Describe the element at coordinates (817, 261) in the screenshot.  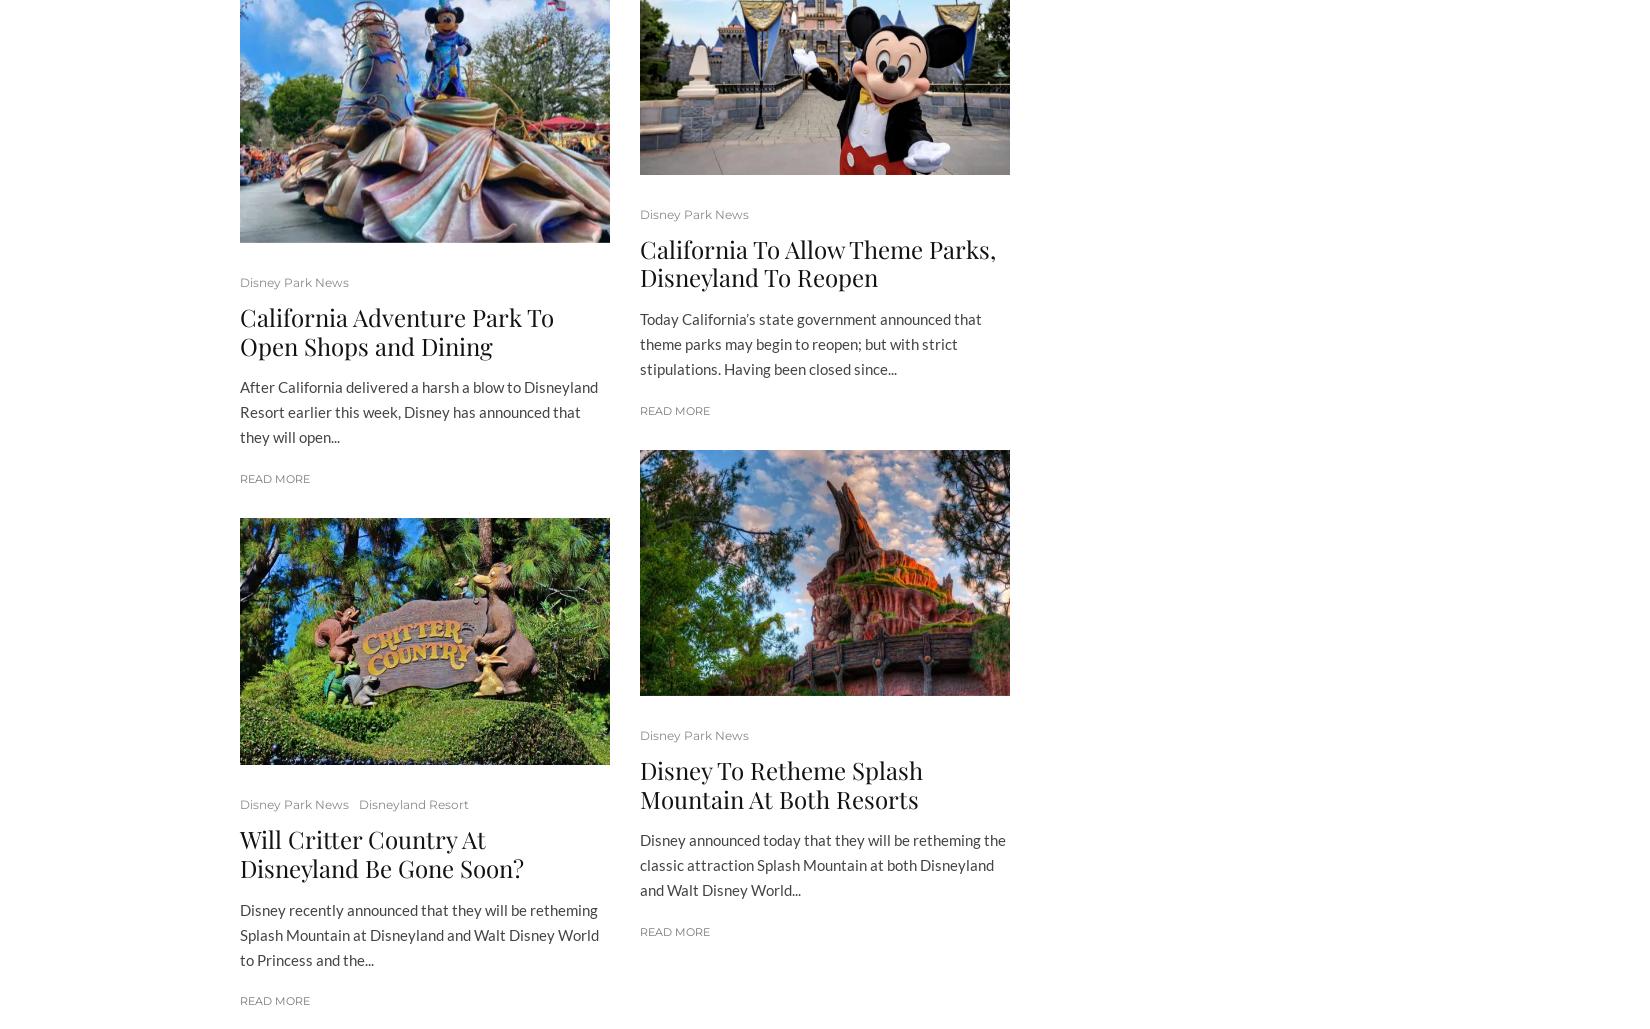
I see `'California To Allow Theme Parks, Disneyland To Reopen'` at that location.